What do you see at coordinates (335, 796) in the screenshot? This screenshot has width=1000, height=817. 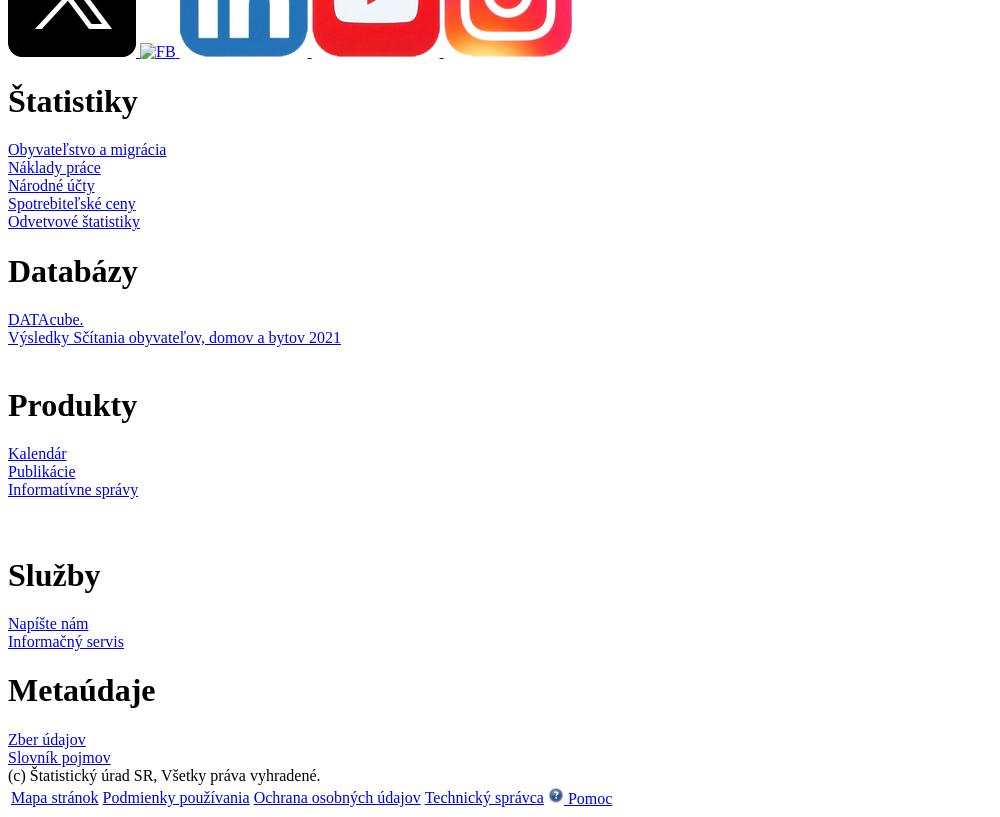 I see `'Ochrana osobných údajov'` at bounding box center [335, 796].